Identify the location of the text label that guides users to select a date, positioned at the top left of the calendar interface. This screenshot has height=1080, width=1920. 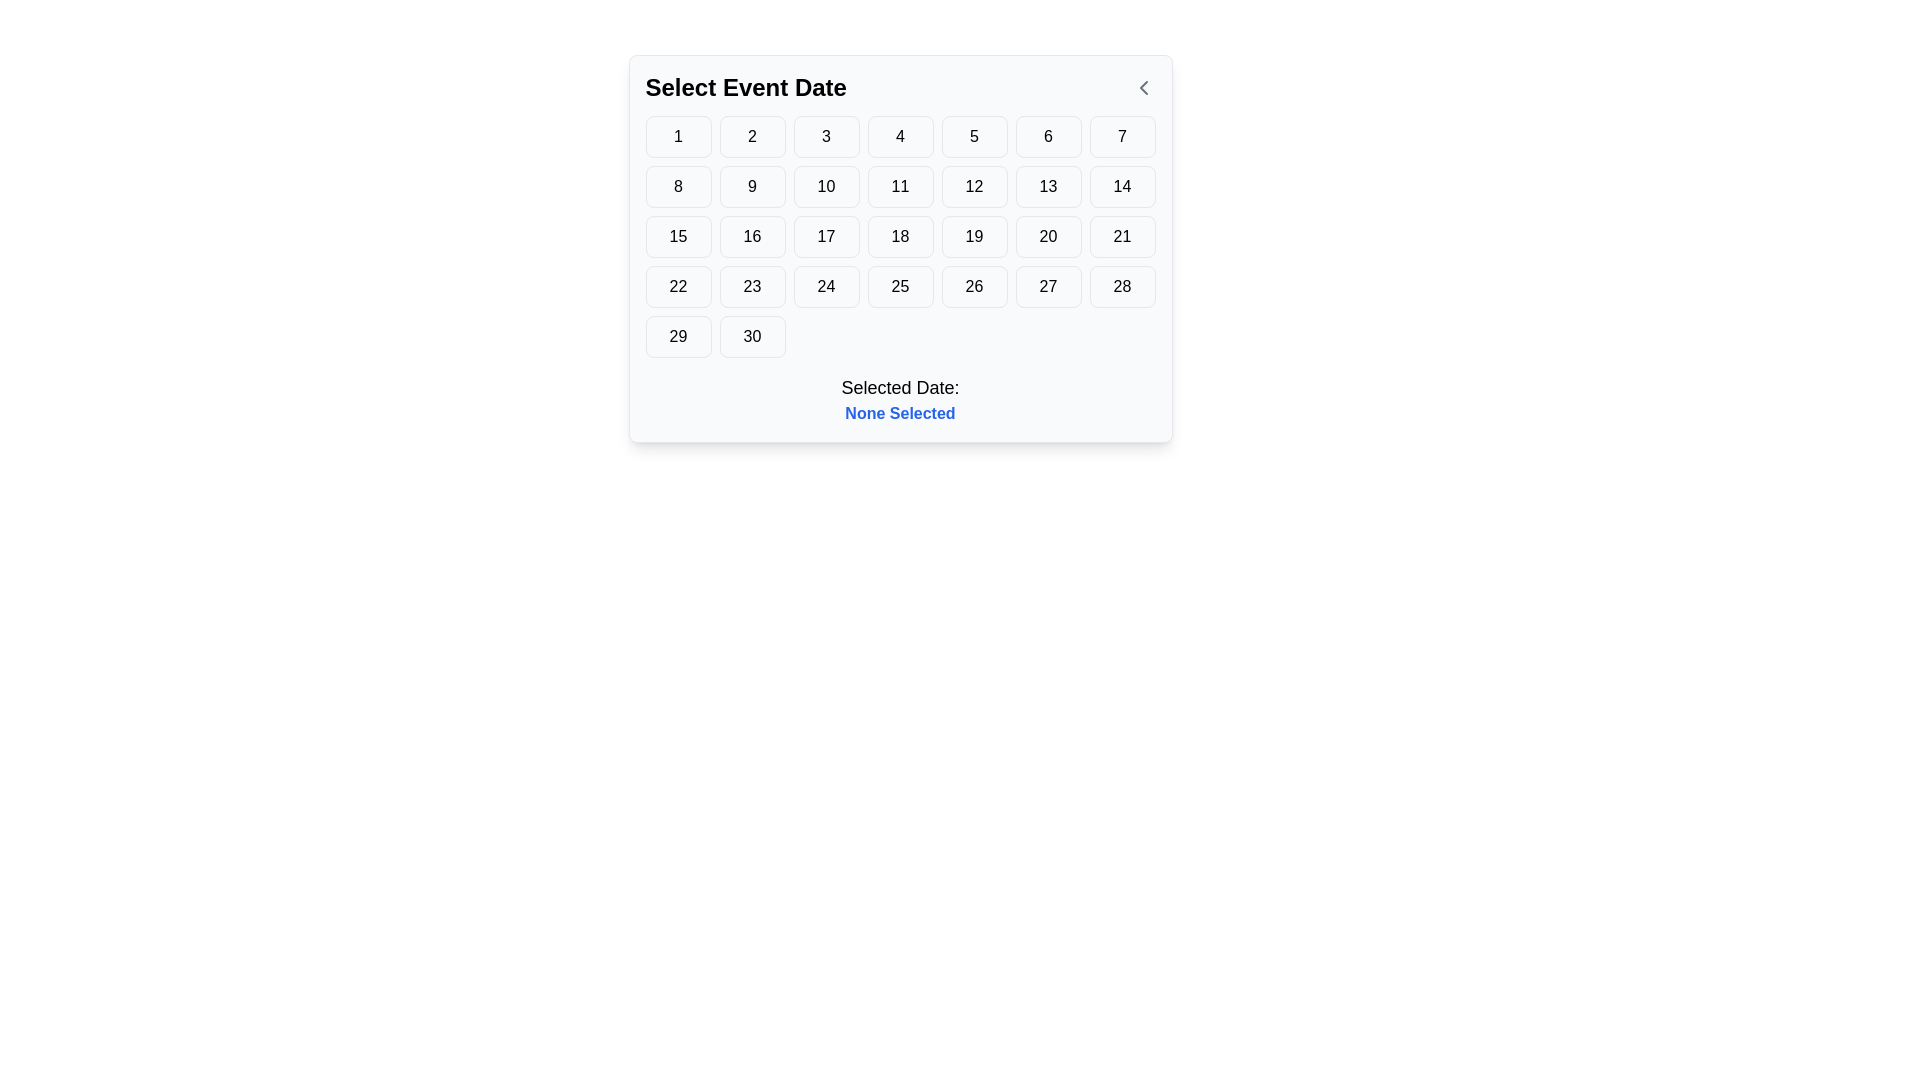
(745, 87).